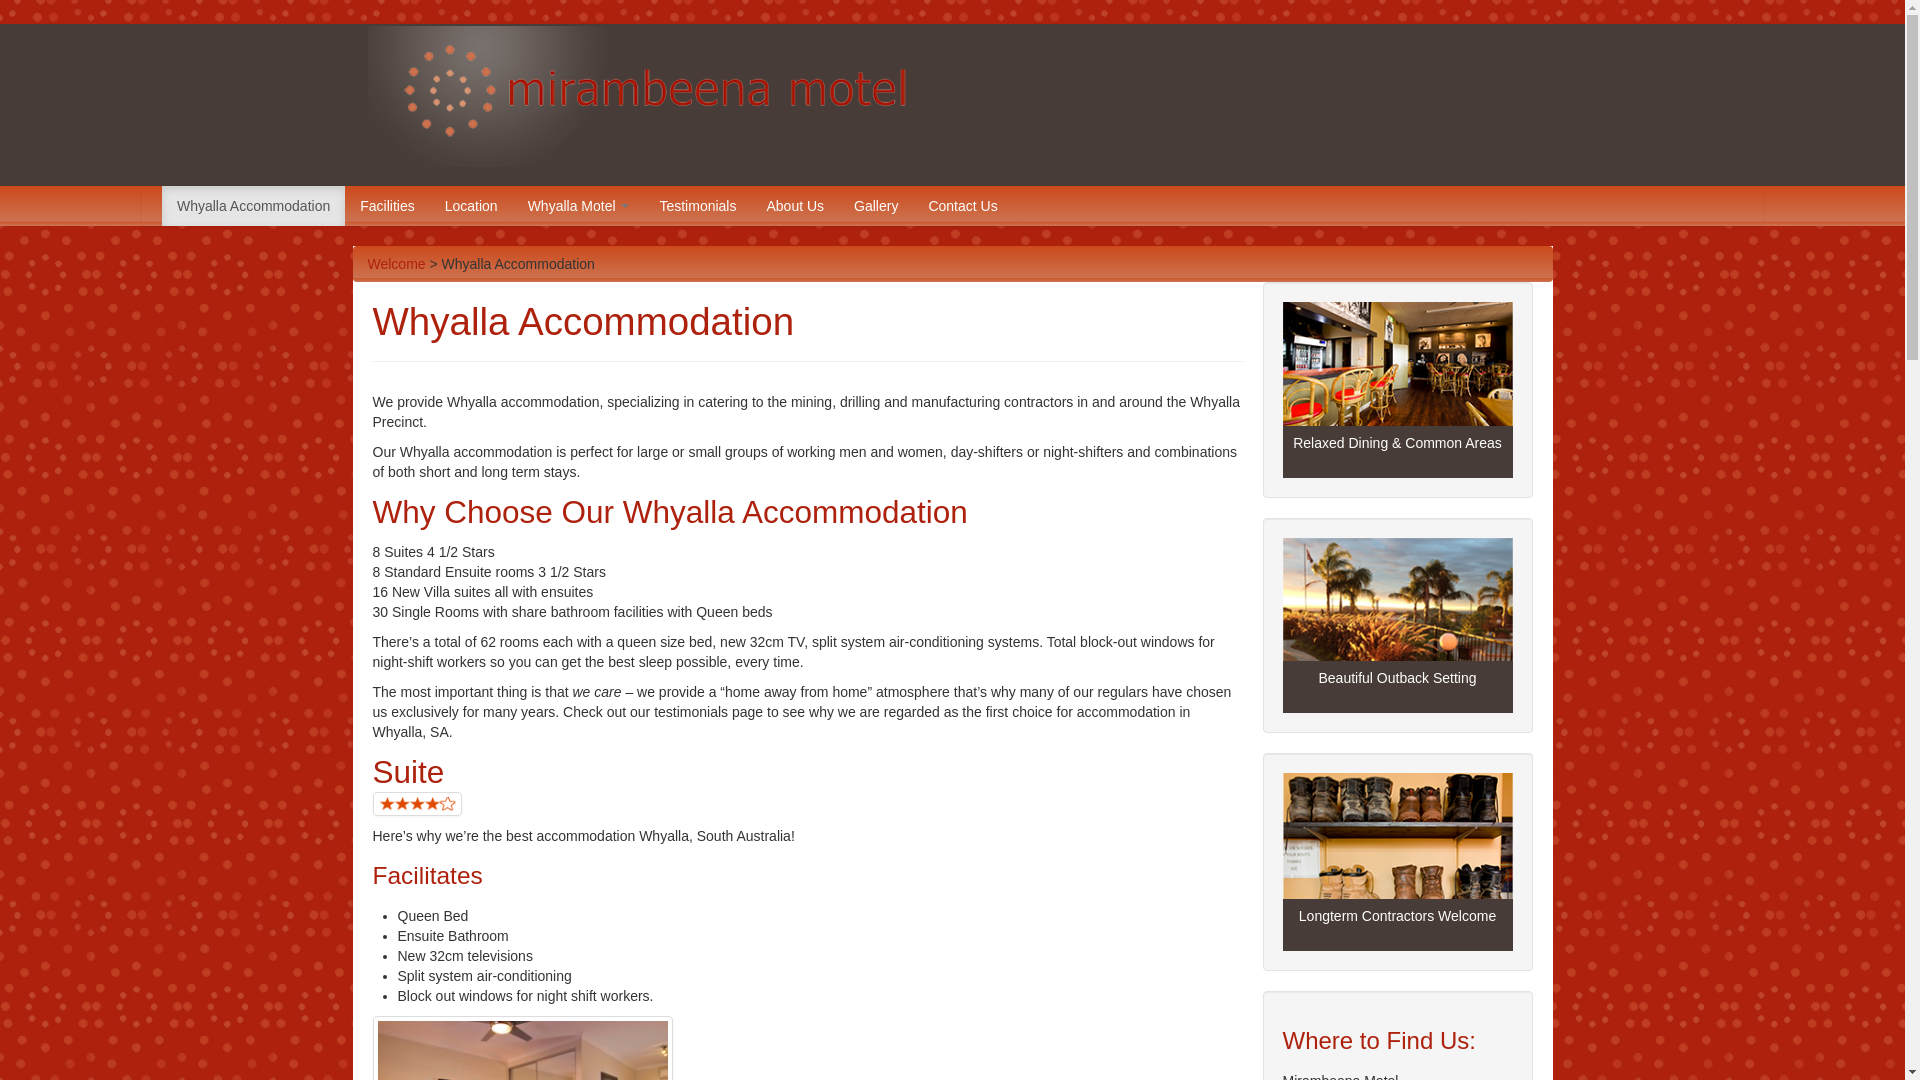 This screenshot has width=1920, height=1080. What do you see at coordinates (697, 205) in the screenshot?
I see `'Testimonials'` at bounding box center [697, 205].